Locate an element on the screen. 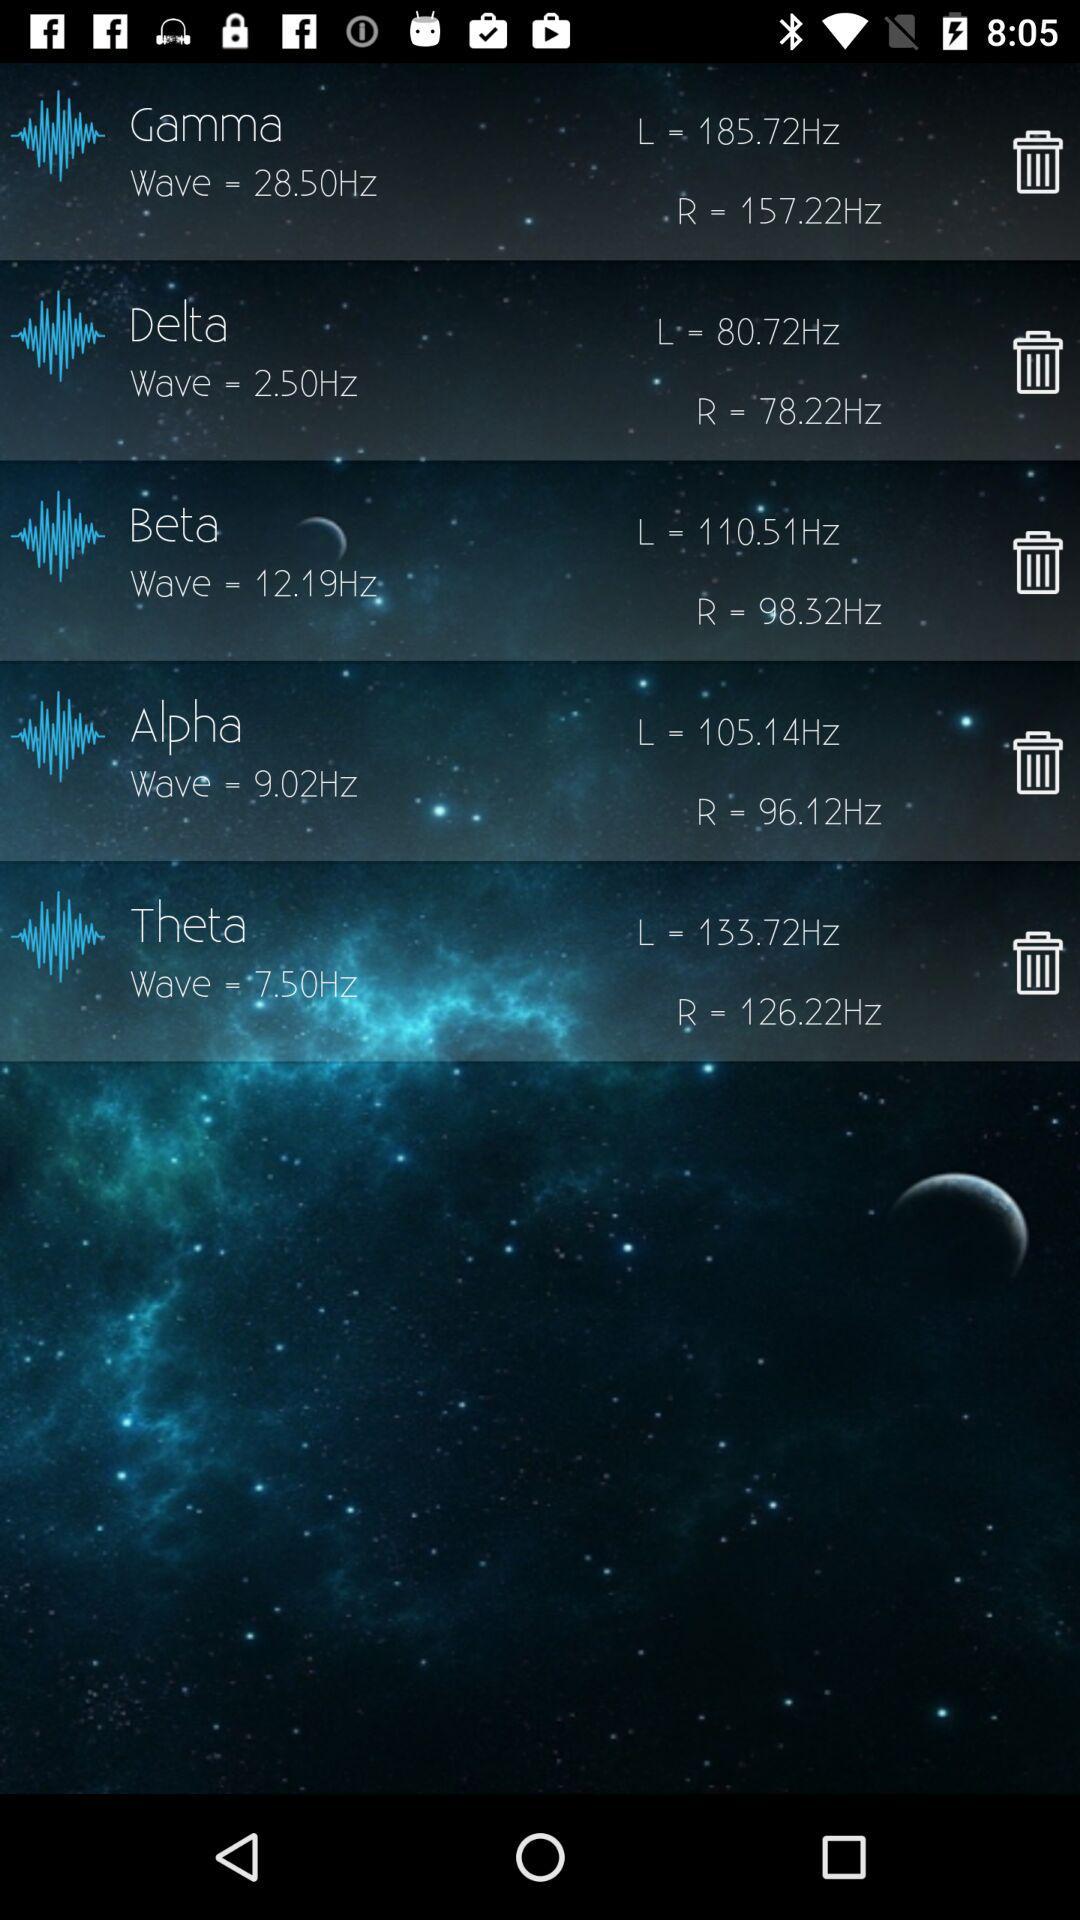 The height and width of the screenshot is (1920, 1080). delete this item is located at coordinates (1036, 761).